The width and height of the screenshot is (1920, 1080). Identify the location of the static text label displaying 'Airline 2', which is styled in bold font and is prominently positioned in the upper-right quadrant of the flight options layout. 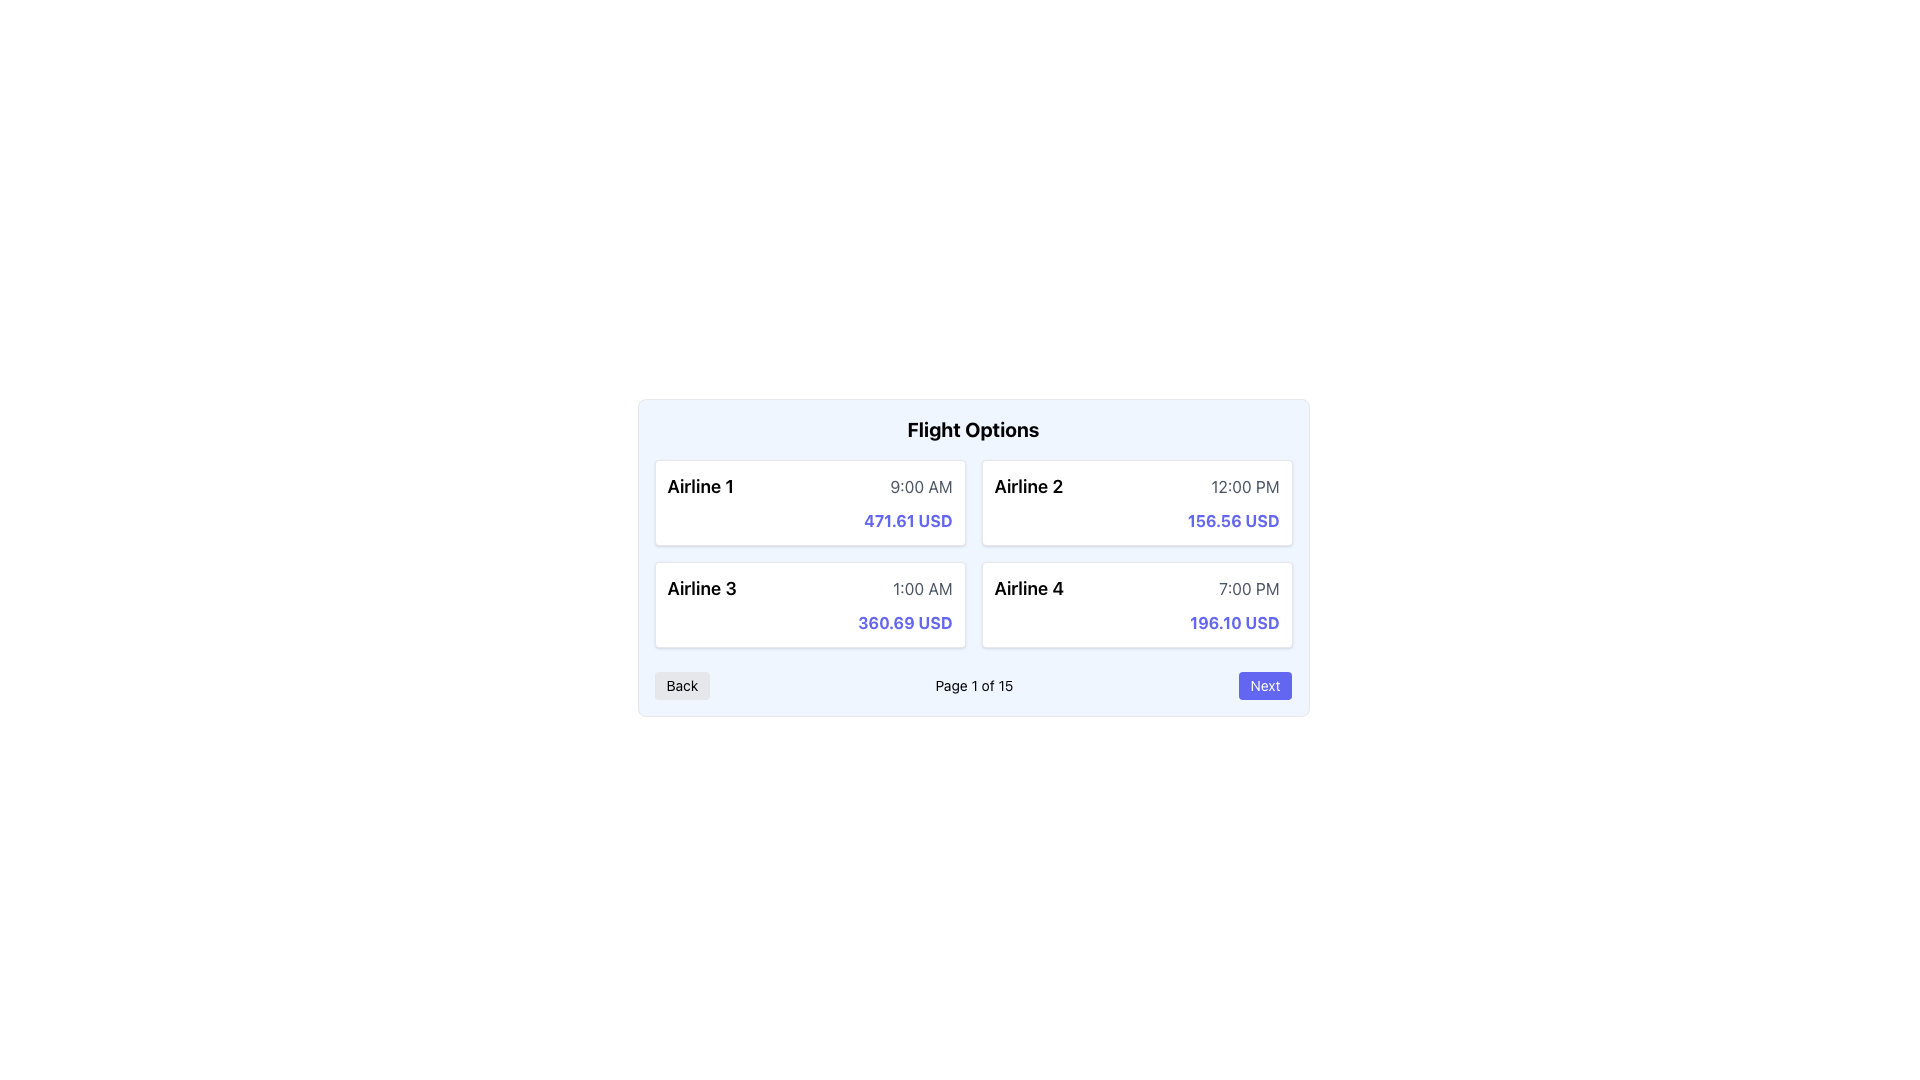
(1028, 486).